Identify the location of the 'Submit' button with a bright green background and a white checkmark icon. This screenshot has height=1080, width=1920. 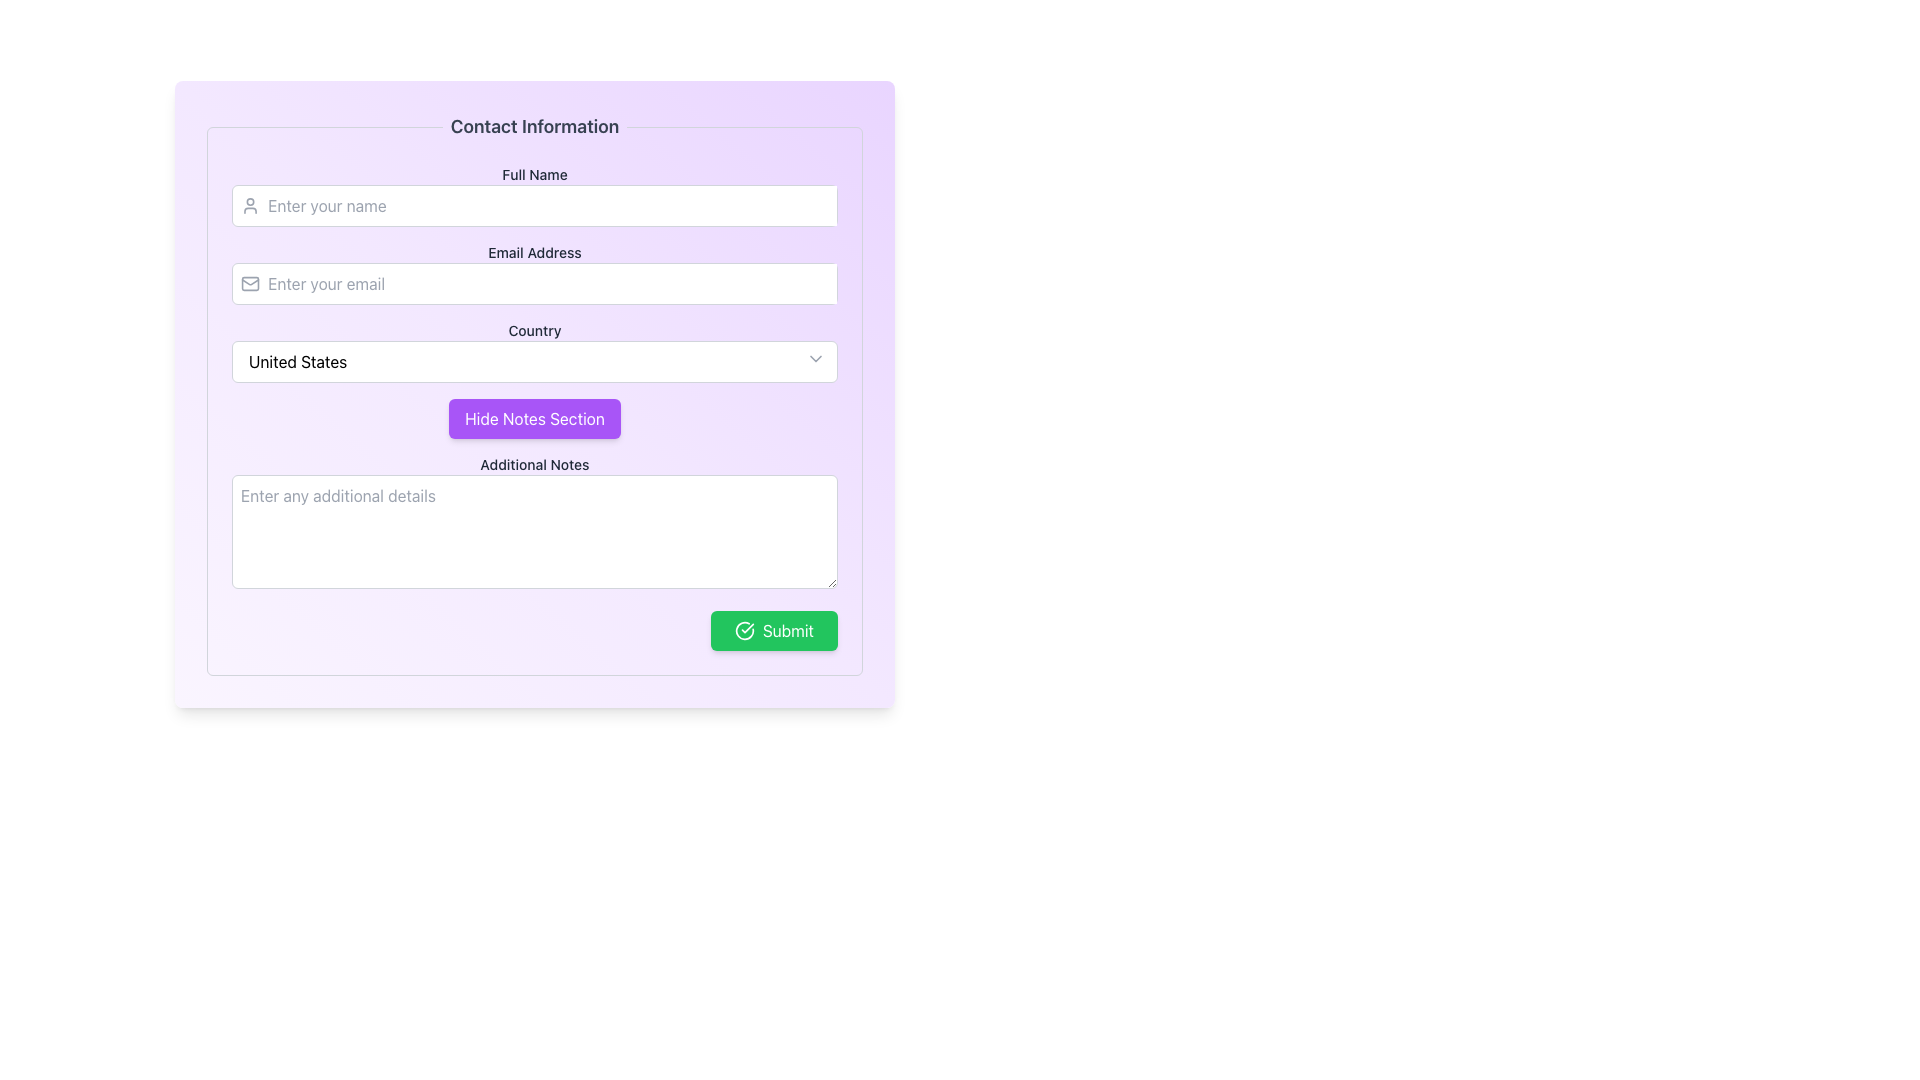
(773, 631).